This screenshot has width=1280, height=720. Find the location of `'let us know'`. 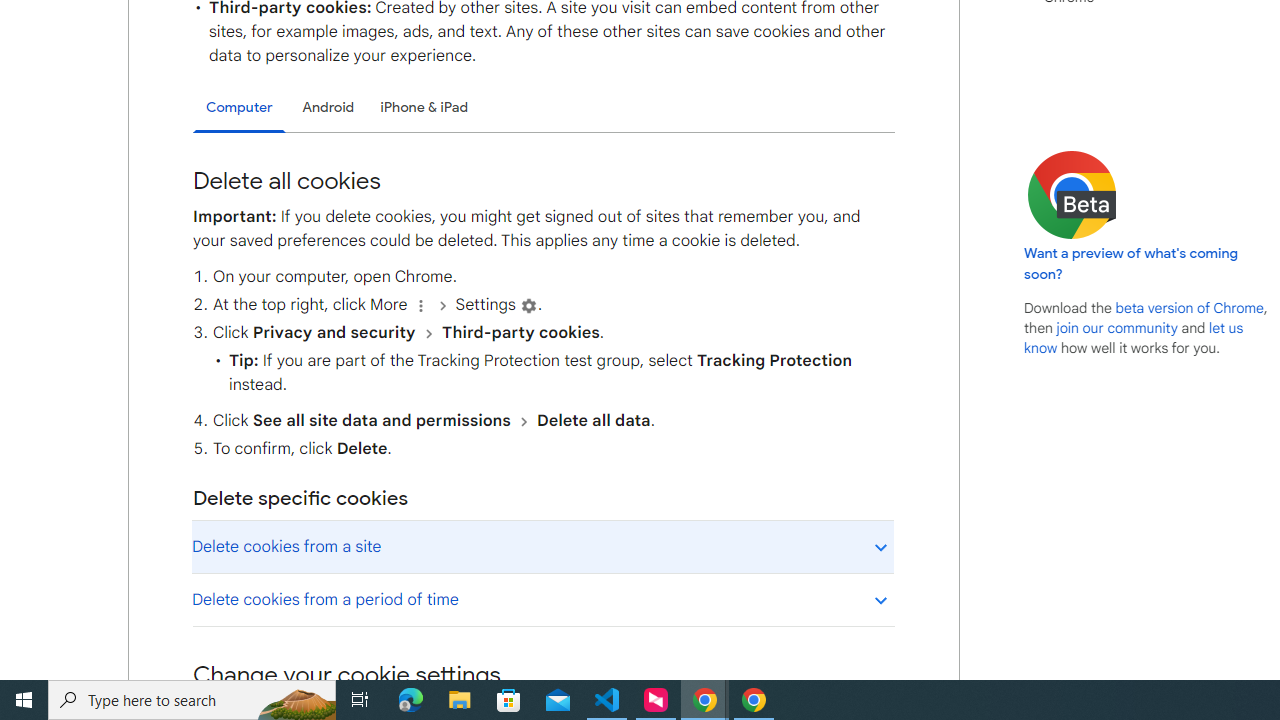

'let us know' is located at coordinates (1134, 337).